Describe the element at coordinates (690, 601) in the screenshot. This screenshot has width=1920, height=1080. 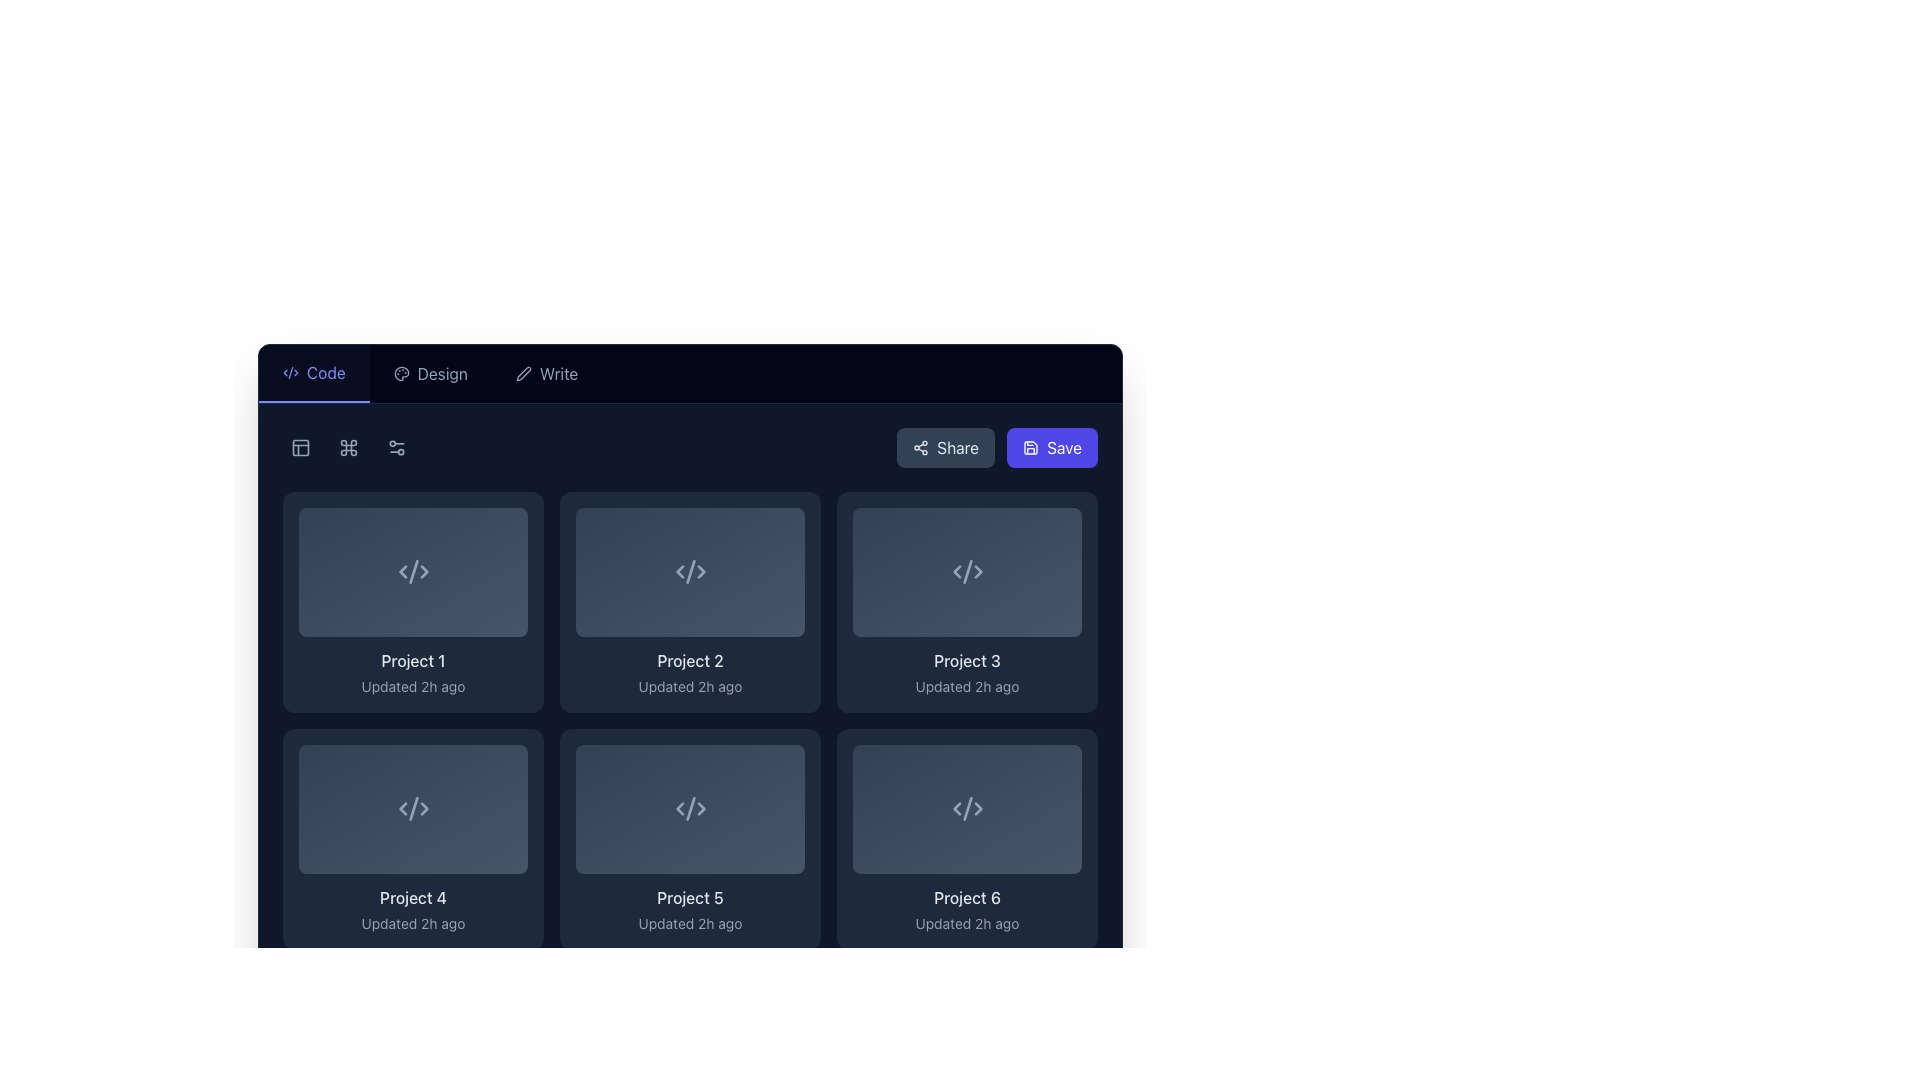
I see `the second project card in the grid, which displays project-specific information such as its title and last updated time` at that location.